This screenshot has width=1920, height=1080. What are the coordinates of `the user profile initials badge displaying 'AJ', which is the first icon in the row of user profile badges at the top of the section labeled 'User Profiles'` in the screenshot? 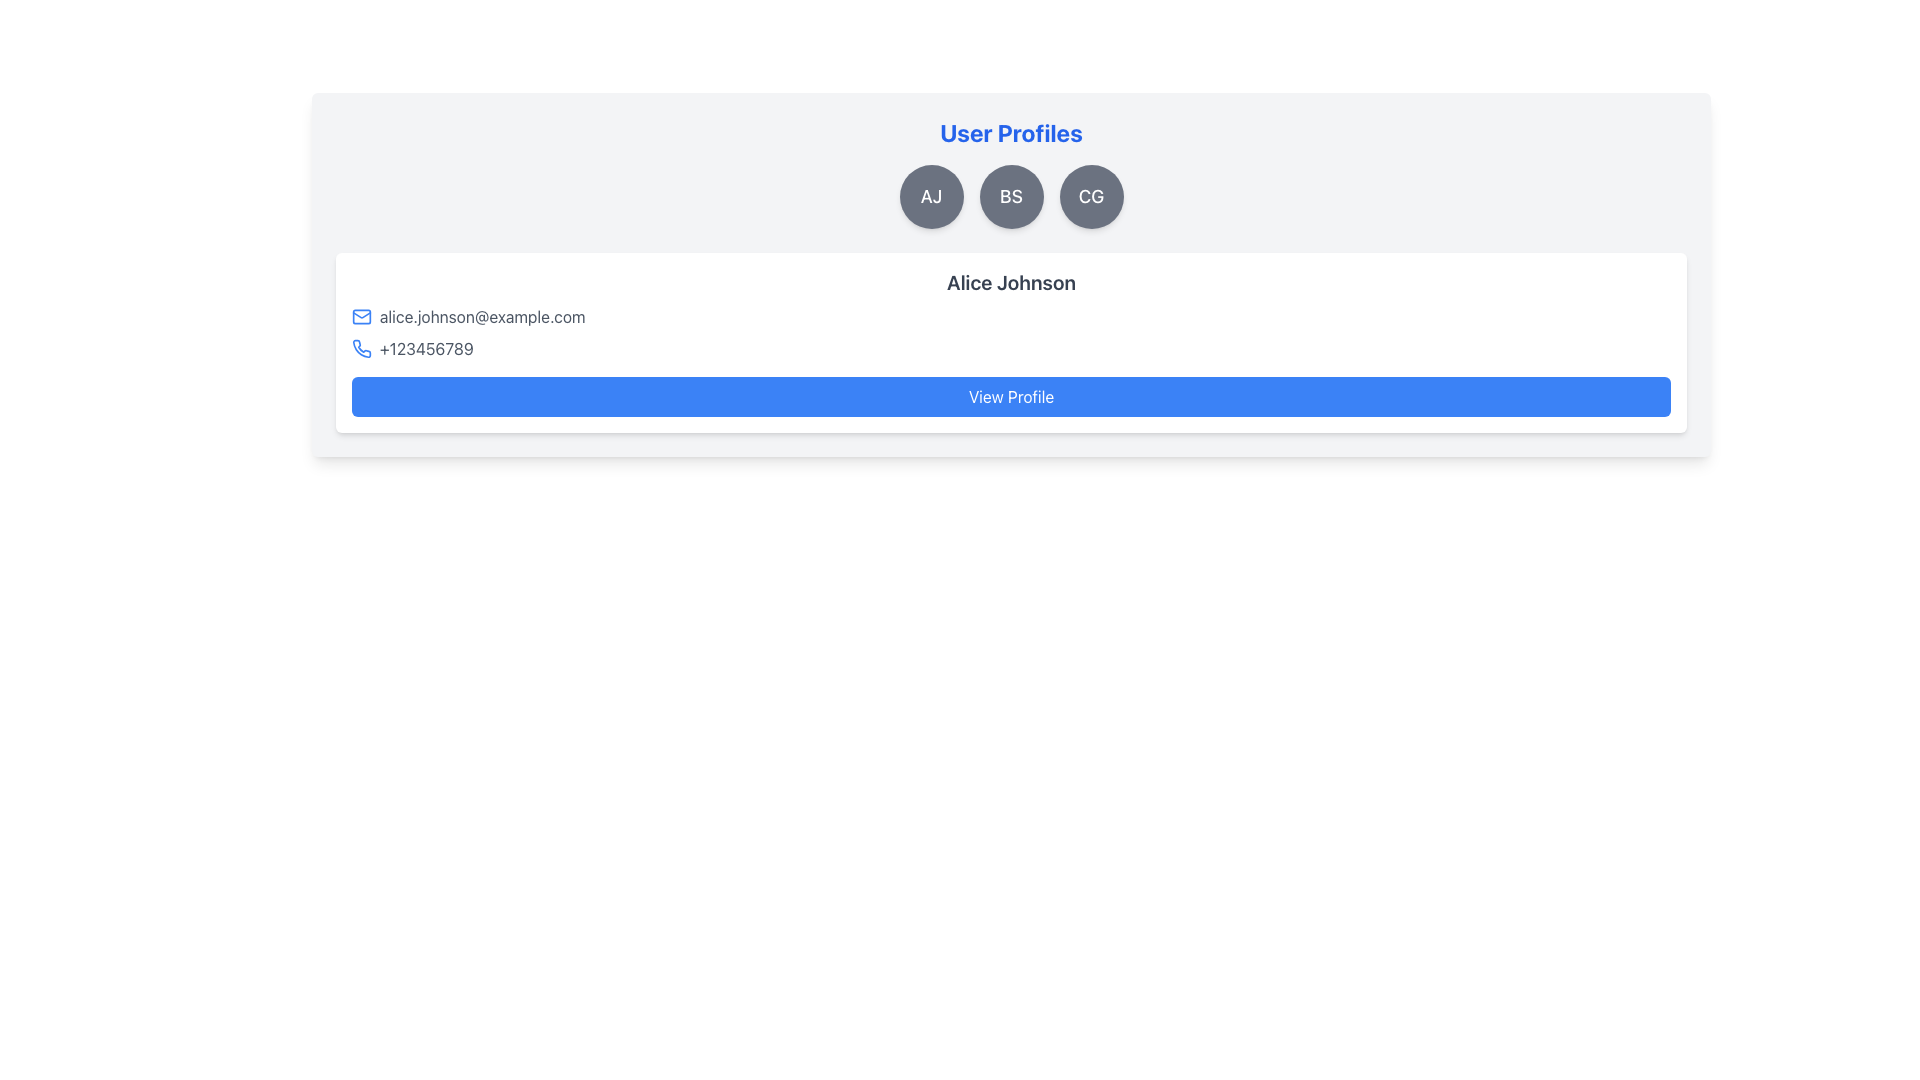 It's located at (930, 196).